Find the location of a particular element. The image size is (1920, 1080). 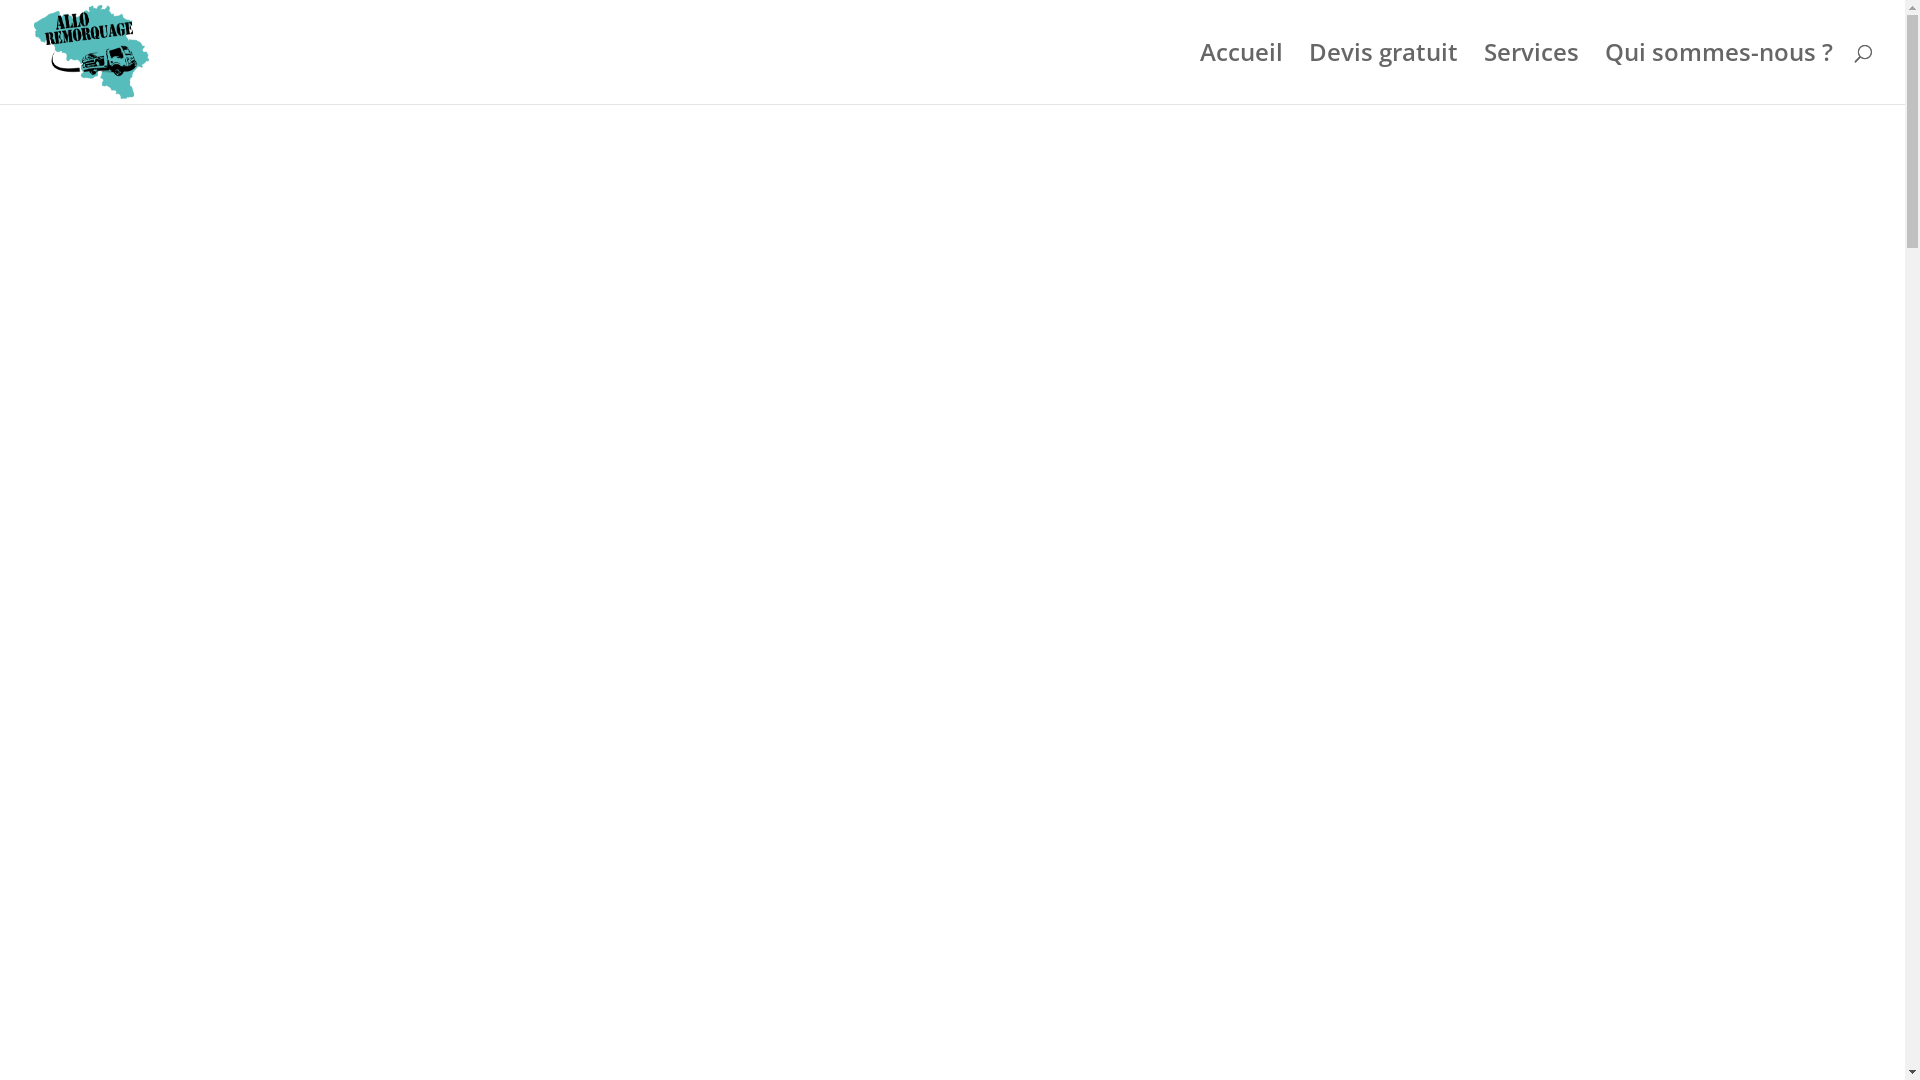

'Devis gratuit' is located at coordinates (1382, 73).